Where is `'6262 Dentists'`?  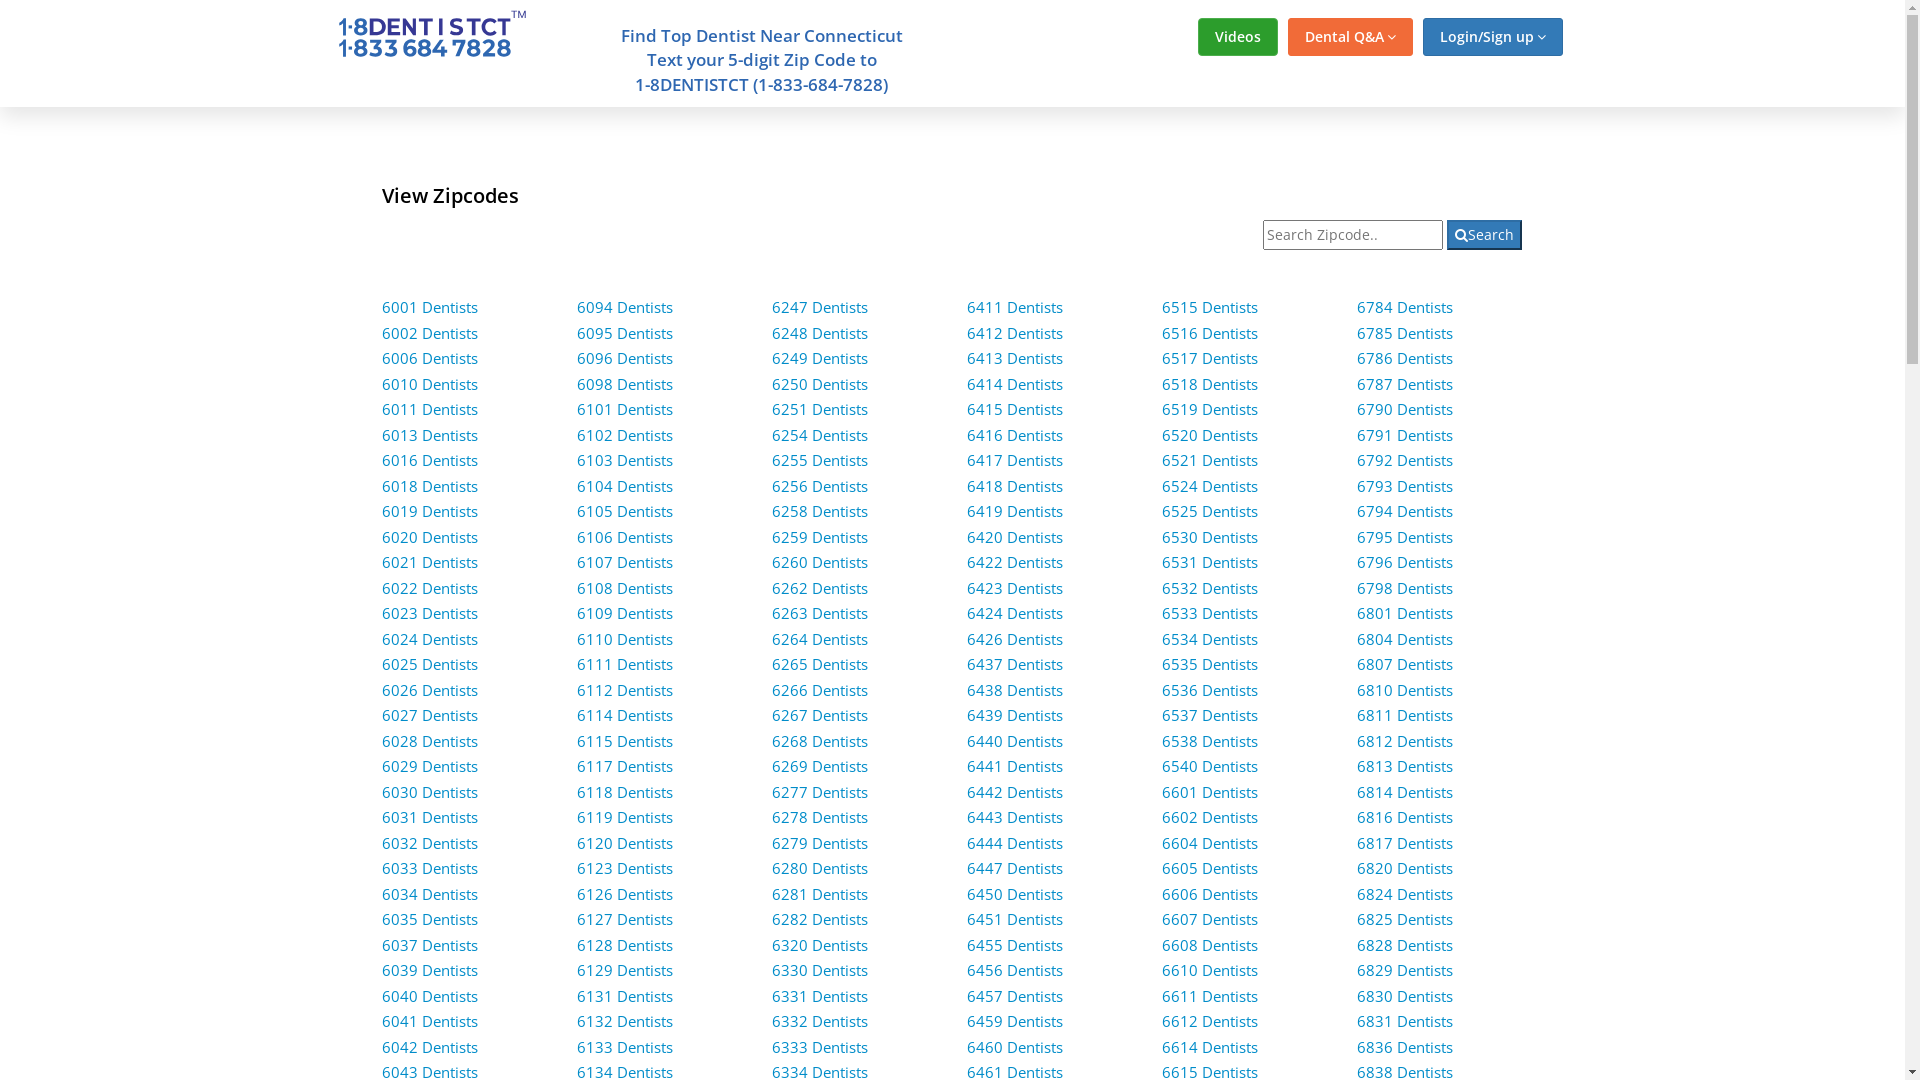 '6262 Dentists' is located at coordinates (820, 586).